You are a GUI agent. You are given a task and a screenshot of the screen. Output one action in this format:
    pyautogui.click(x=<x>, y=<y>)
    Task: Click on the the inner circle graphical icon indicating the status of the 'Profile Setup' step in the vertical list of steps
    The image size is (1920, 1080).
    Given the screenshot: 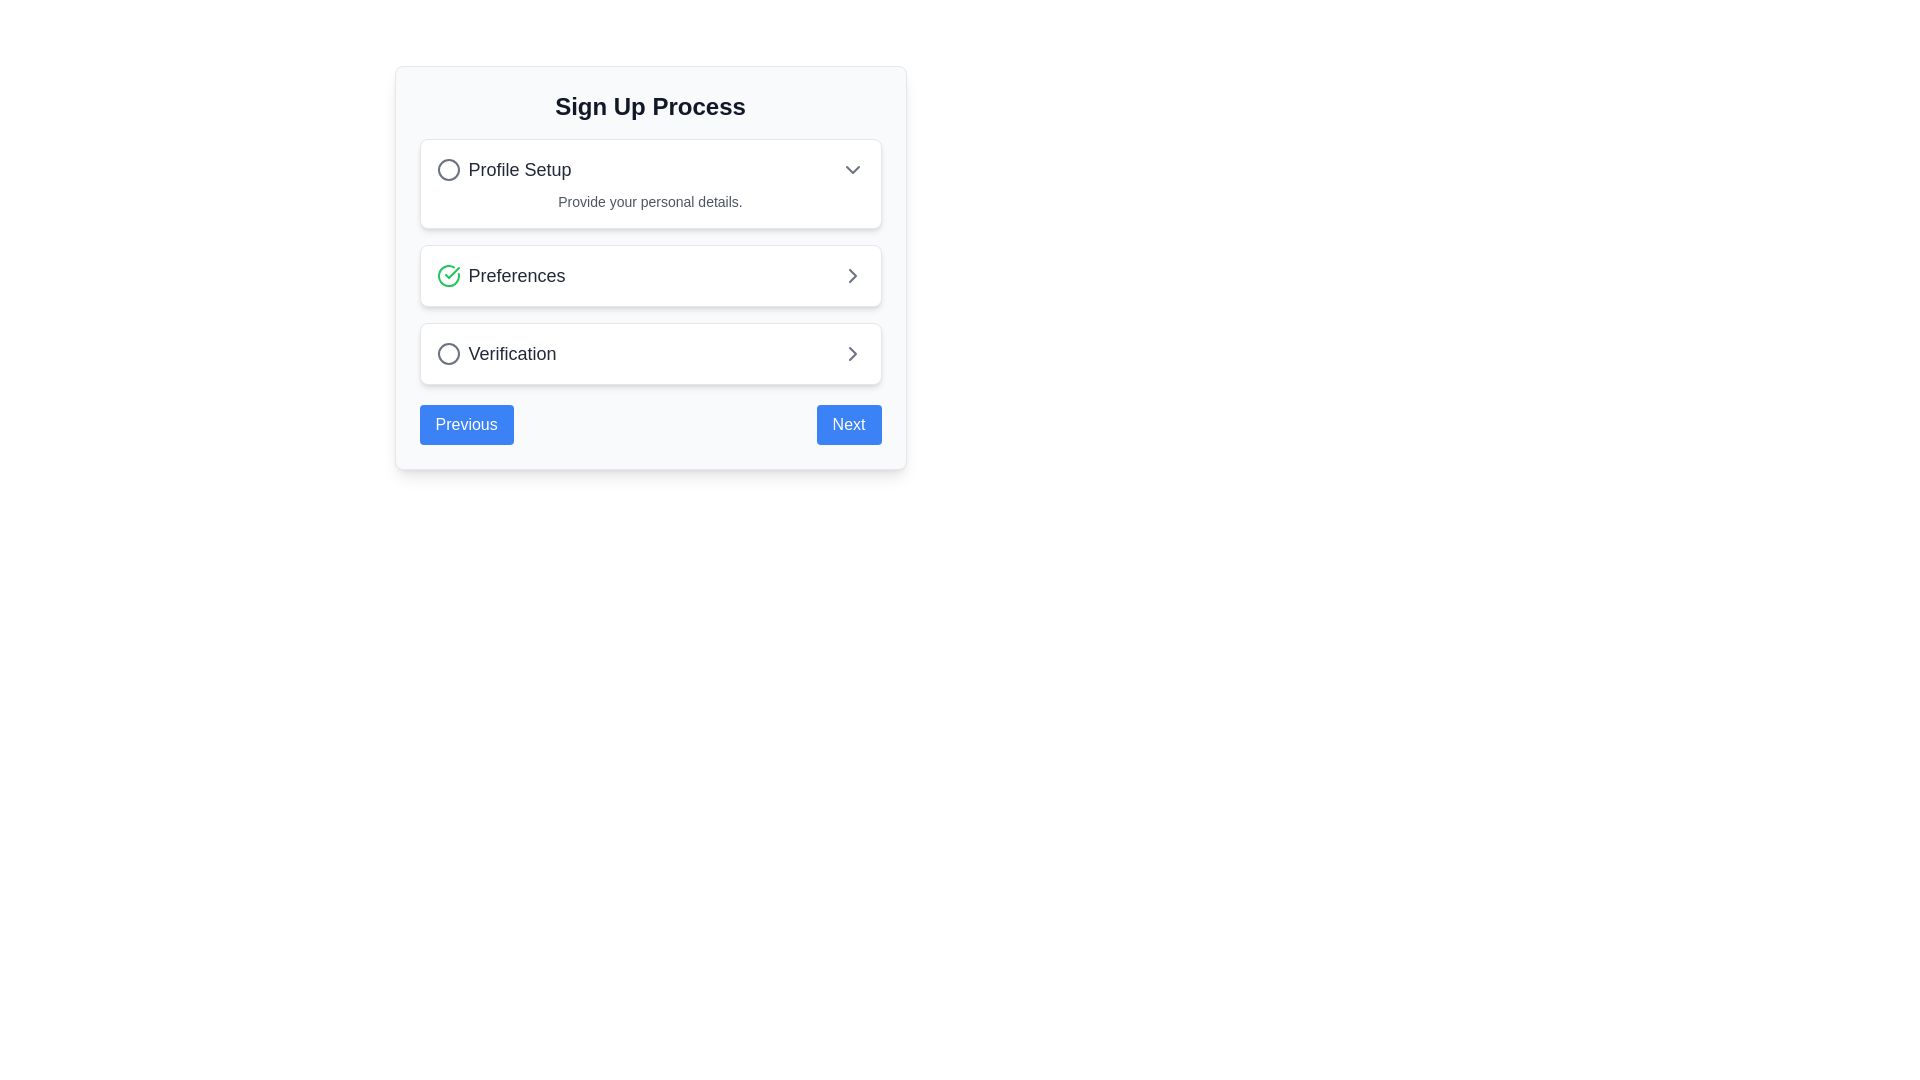 What is the action you would take?
    pyautogui.click(x=447, y=168)
    